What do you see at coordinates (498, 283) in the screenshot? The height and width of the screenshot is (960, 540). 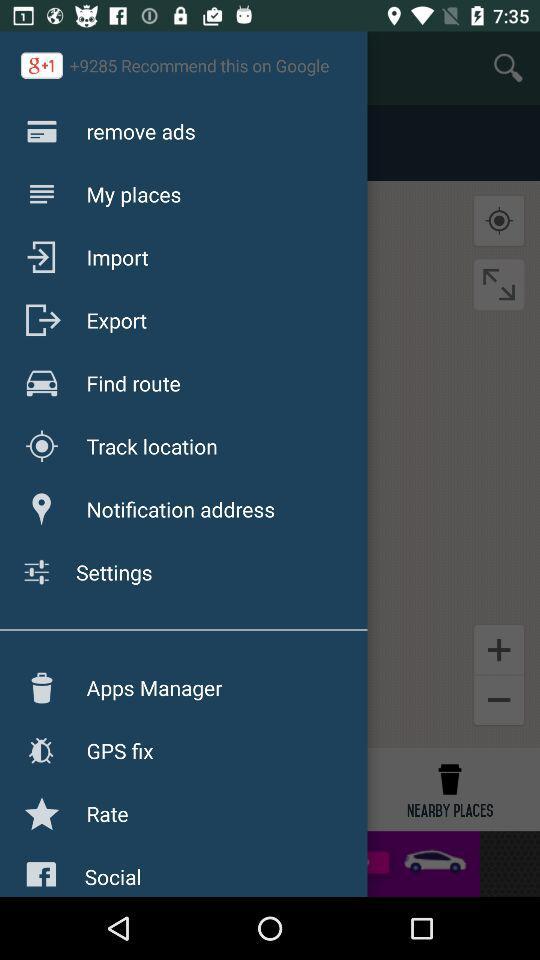 I see `the fullscreen icon` at bounding box center [498, 283].